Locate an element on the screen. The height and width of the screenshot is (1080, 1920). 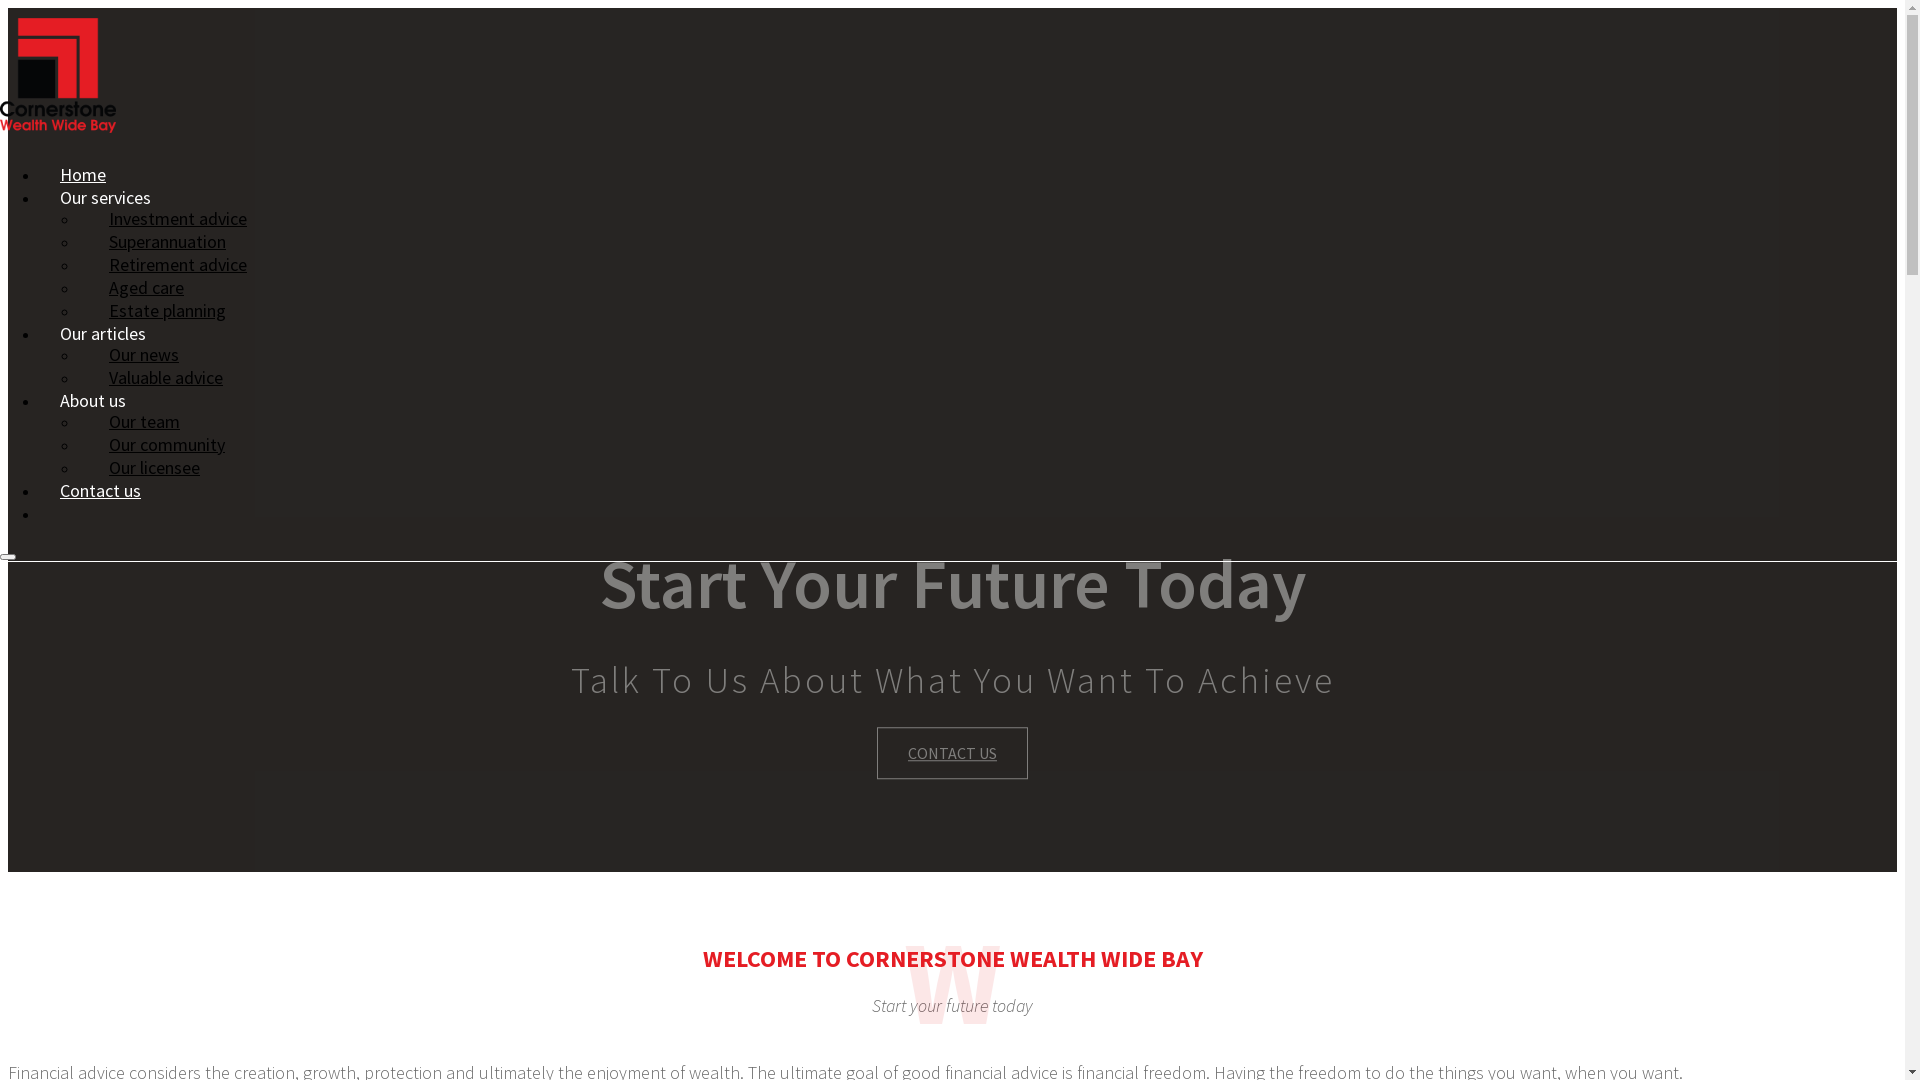
'Superannuation' is located at coordinates (167, 240).